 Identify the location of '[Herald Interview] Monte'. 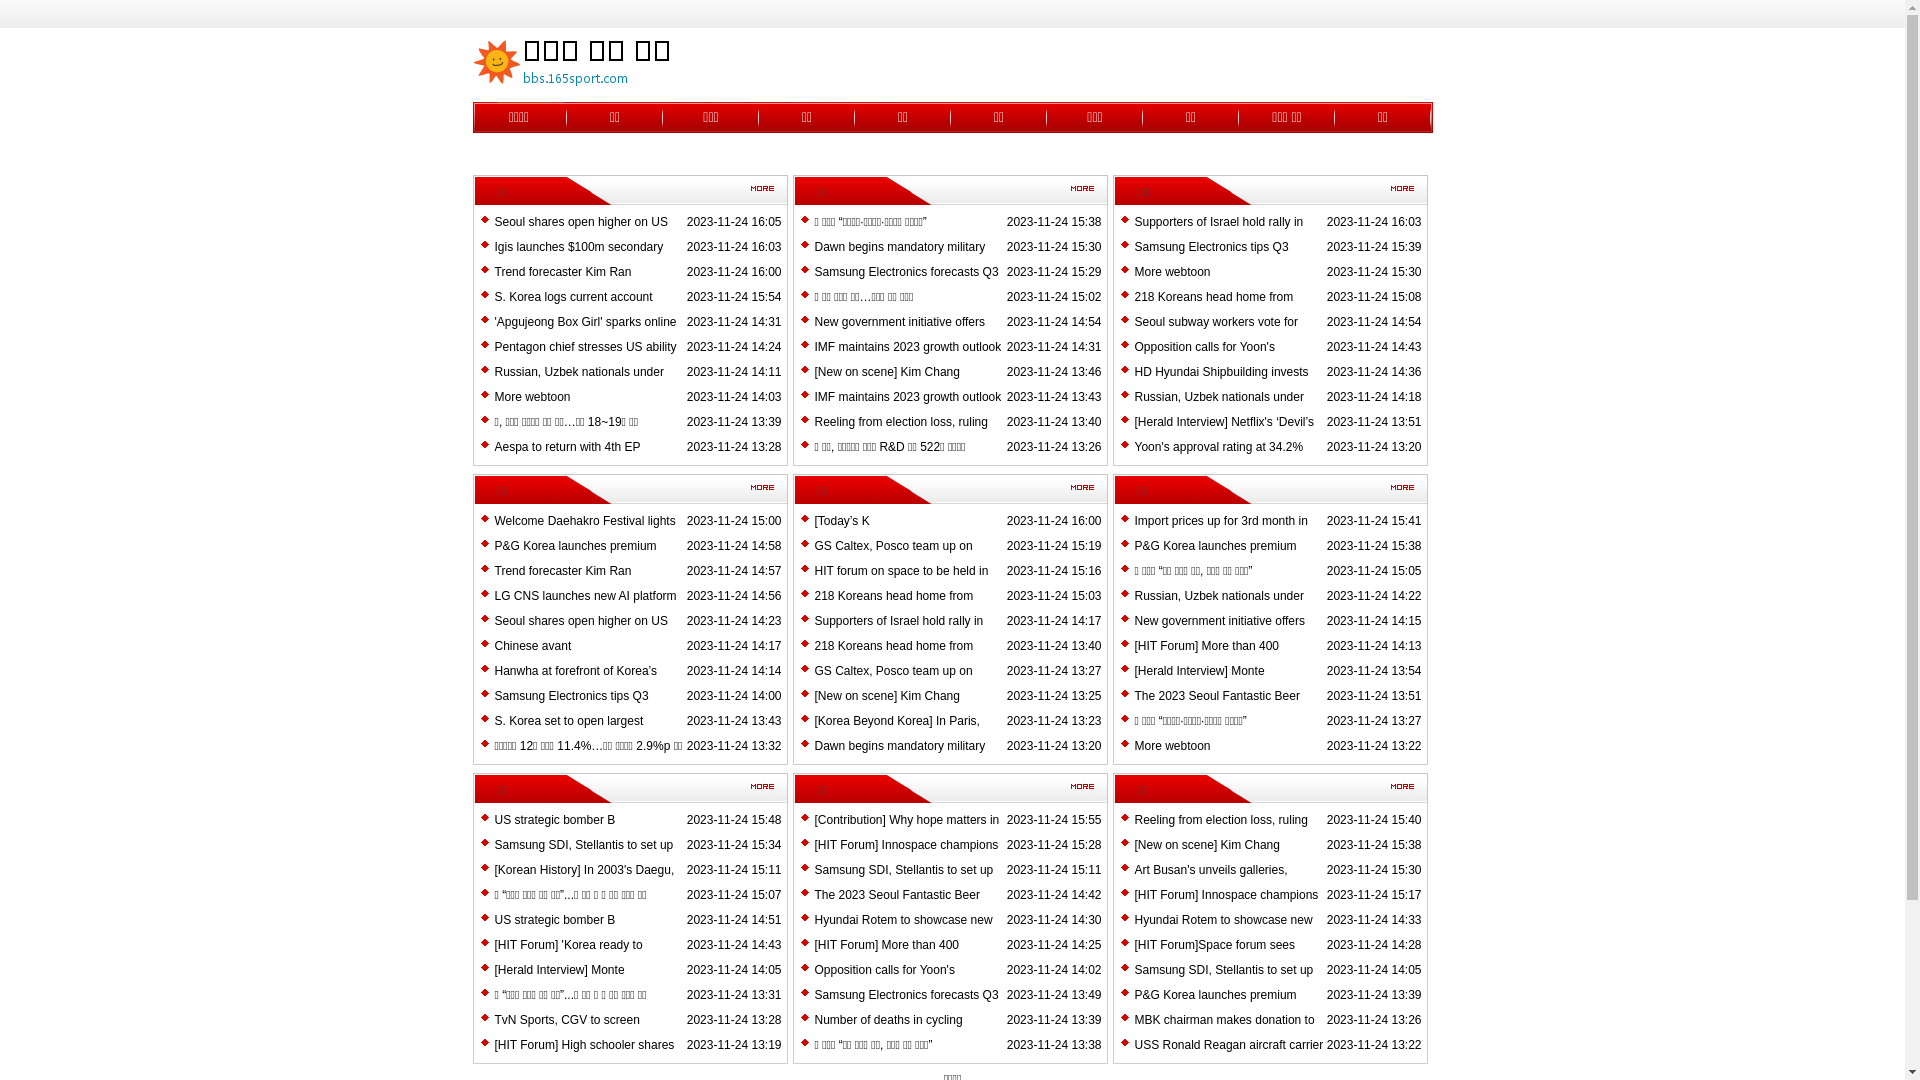
(1133, 671).